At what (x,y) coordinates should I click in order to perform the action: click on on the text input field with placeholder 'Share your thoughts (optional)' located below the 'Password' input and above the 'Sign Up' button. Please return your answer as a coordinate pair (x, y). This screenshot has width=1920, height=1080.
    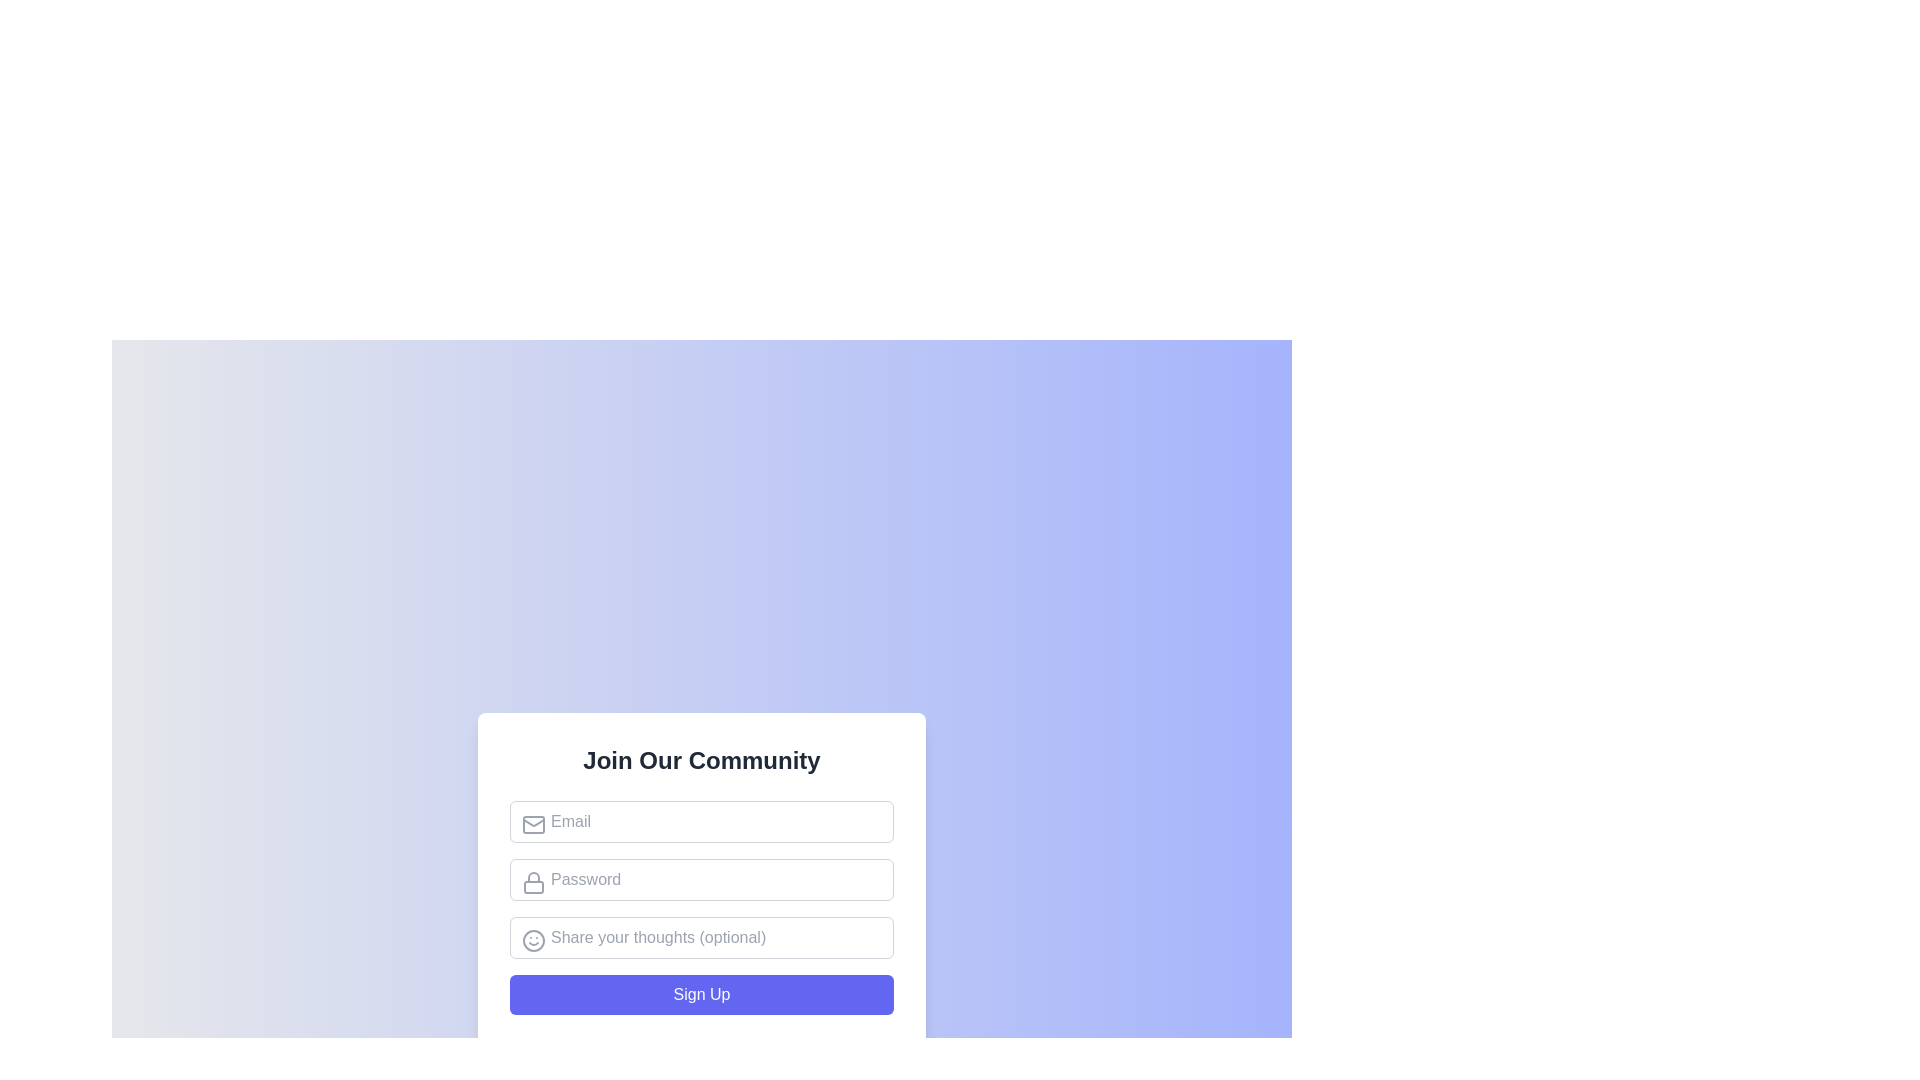
    Looking at the image, I should click on (701, 937).